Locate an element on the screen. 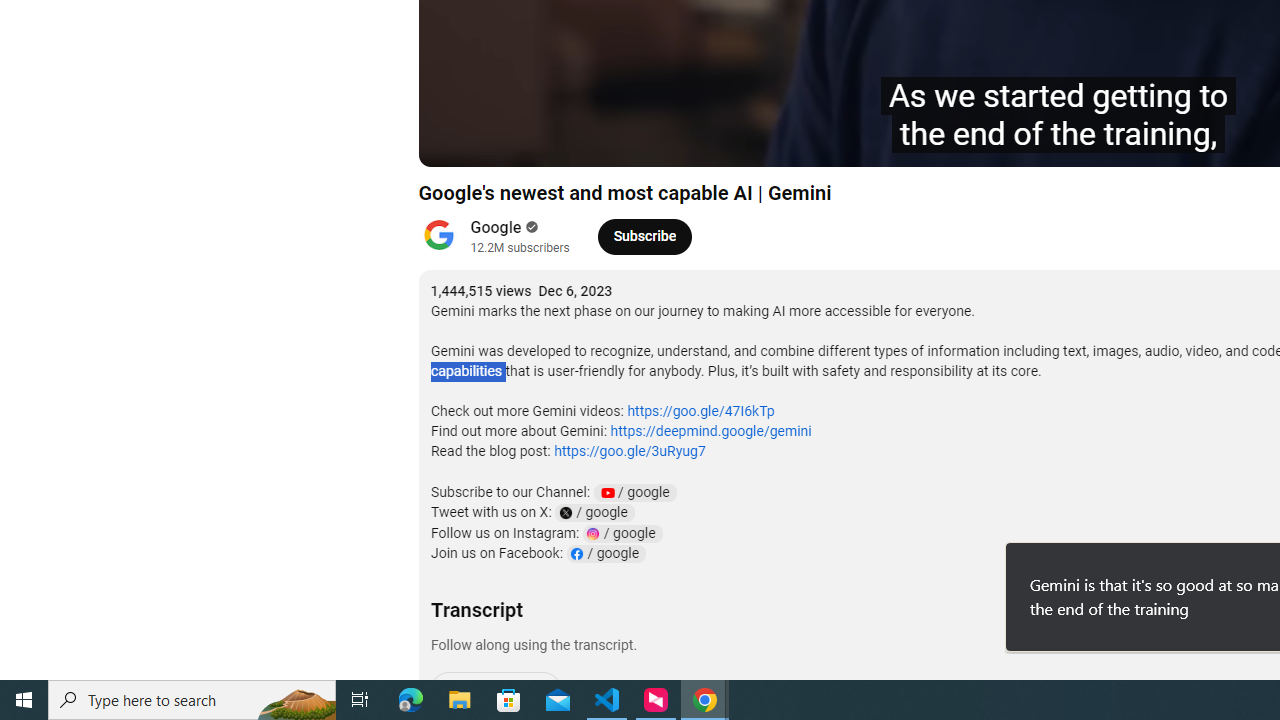 The width and height of the screenshot is (1280, 720). 'Google' is located at coordinates (496, 226).